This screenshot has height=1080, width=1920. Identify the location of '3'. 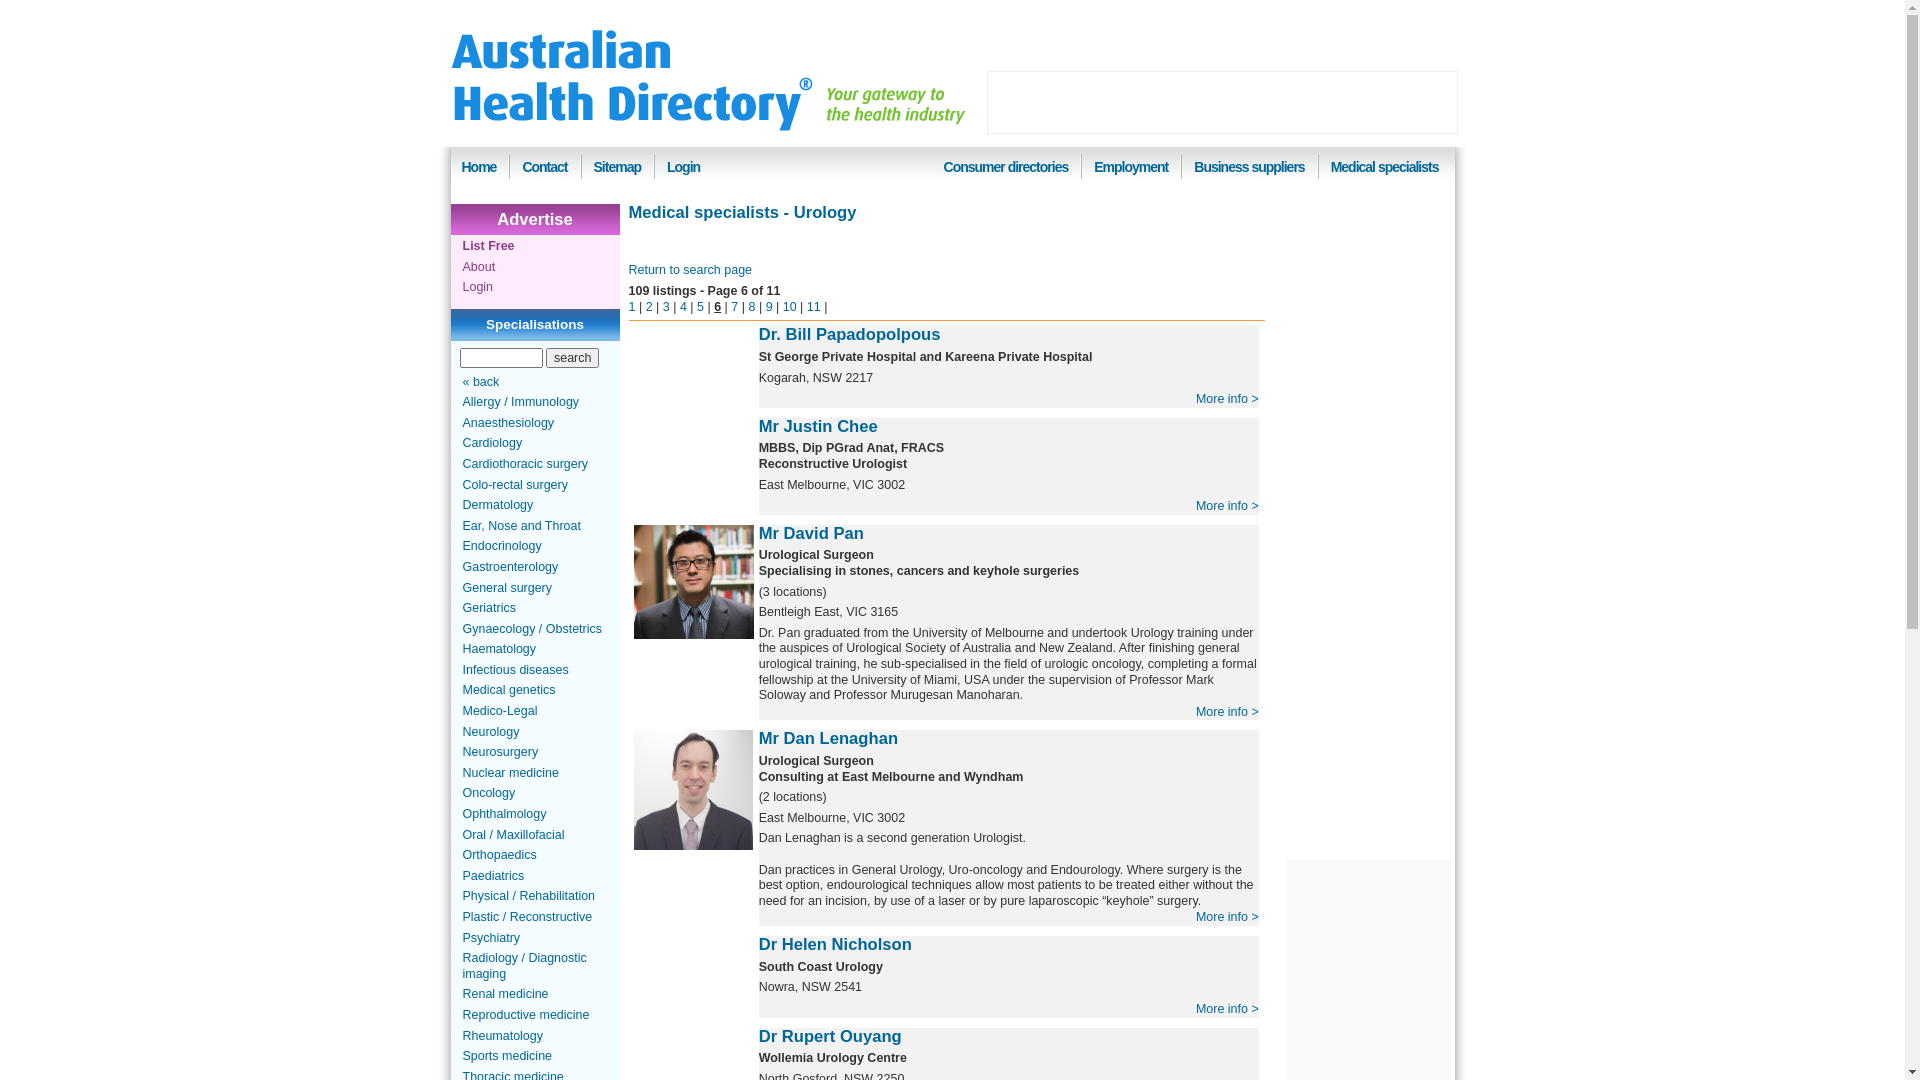
(666, 307).